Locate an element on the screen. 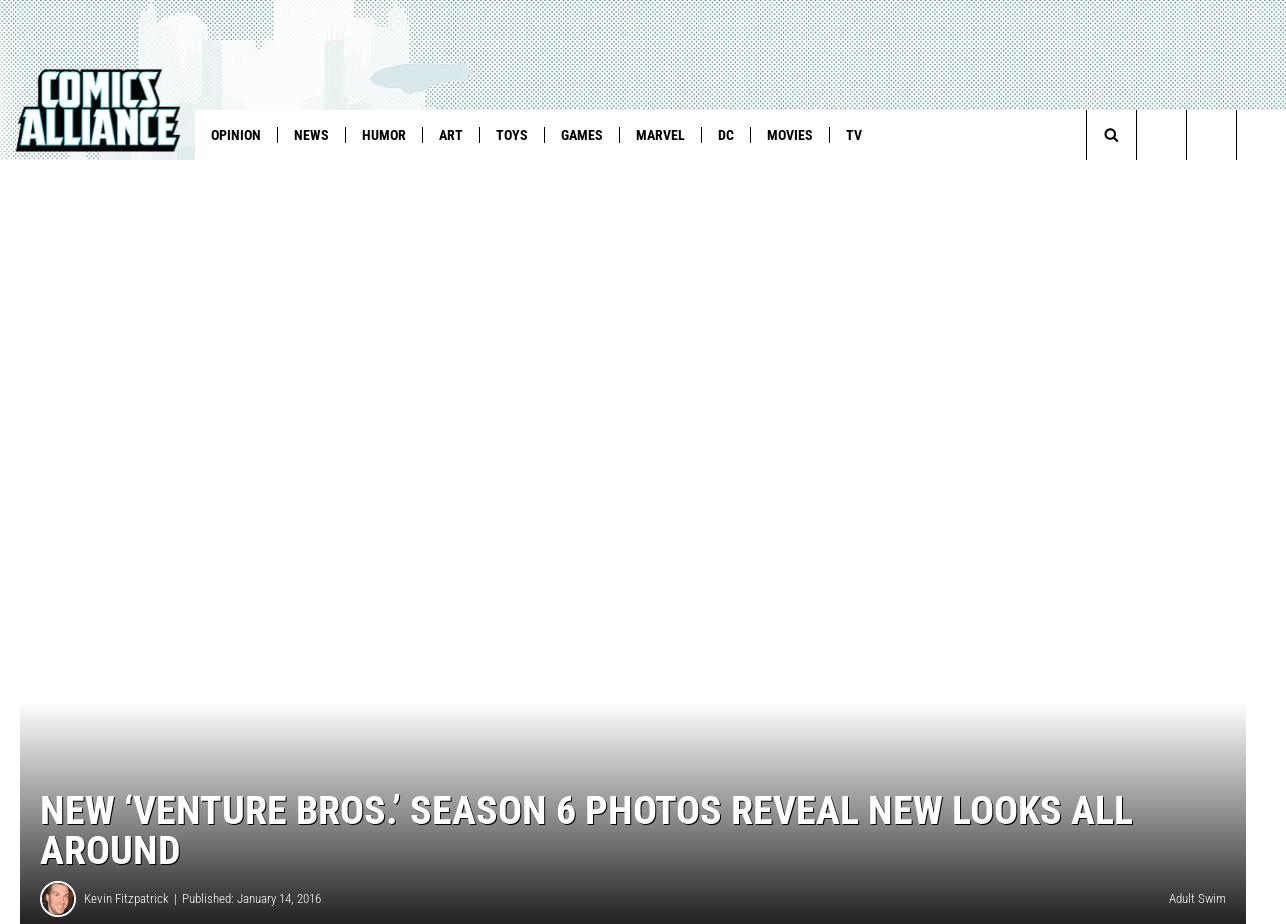 The width and height of the screenshot is (1286, 924). 'Lists' is located at coordinates (466, 176).